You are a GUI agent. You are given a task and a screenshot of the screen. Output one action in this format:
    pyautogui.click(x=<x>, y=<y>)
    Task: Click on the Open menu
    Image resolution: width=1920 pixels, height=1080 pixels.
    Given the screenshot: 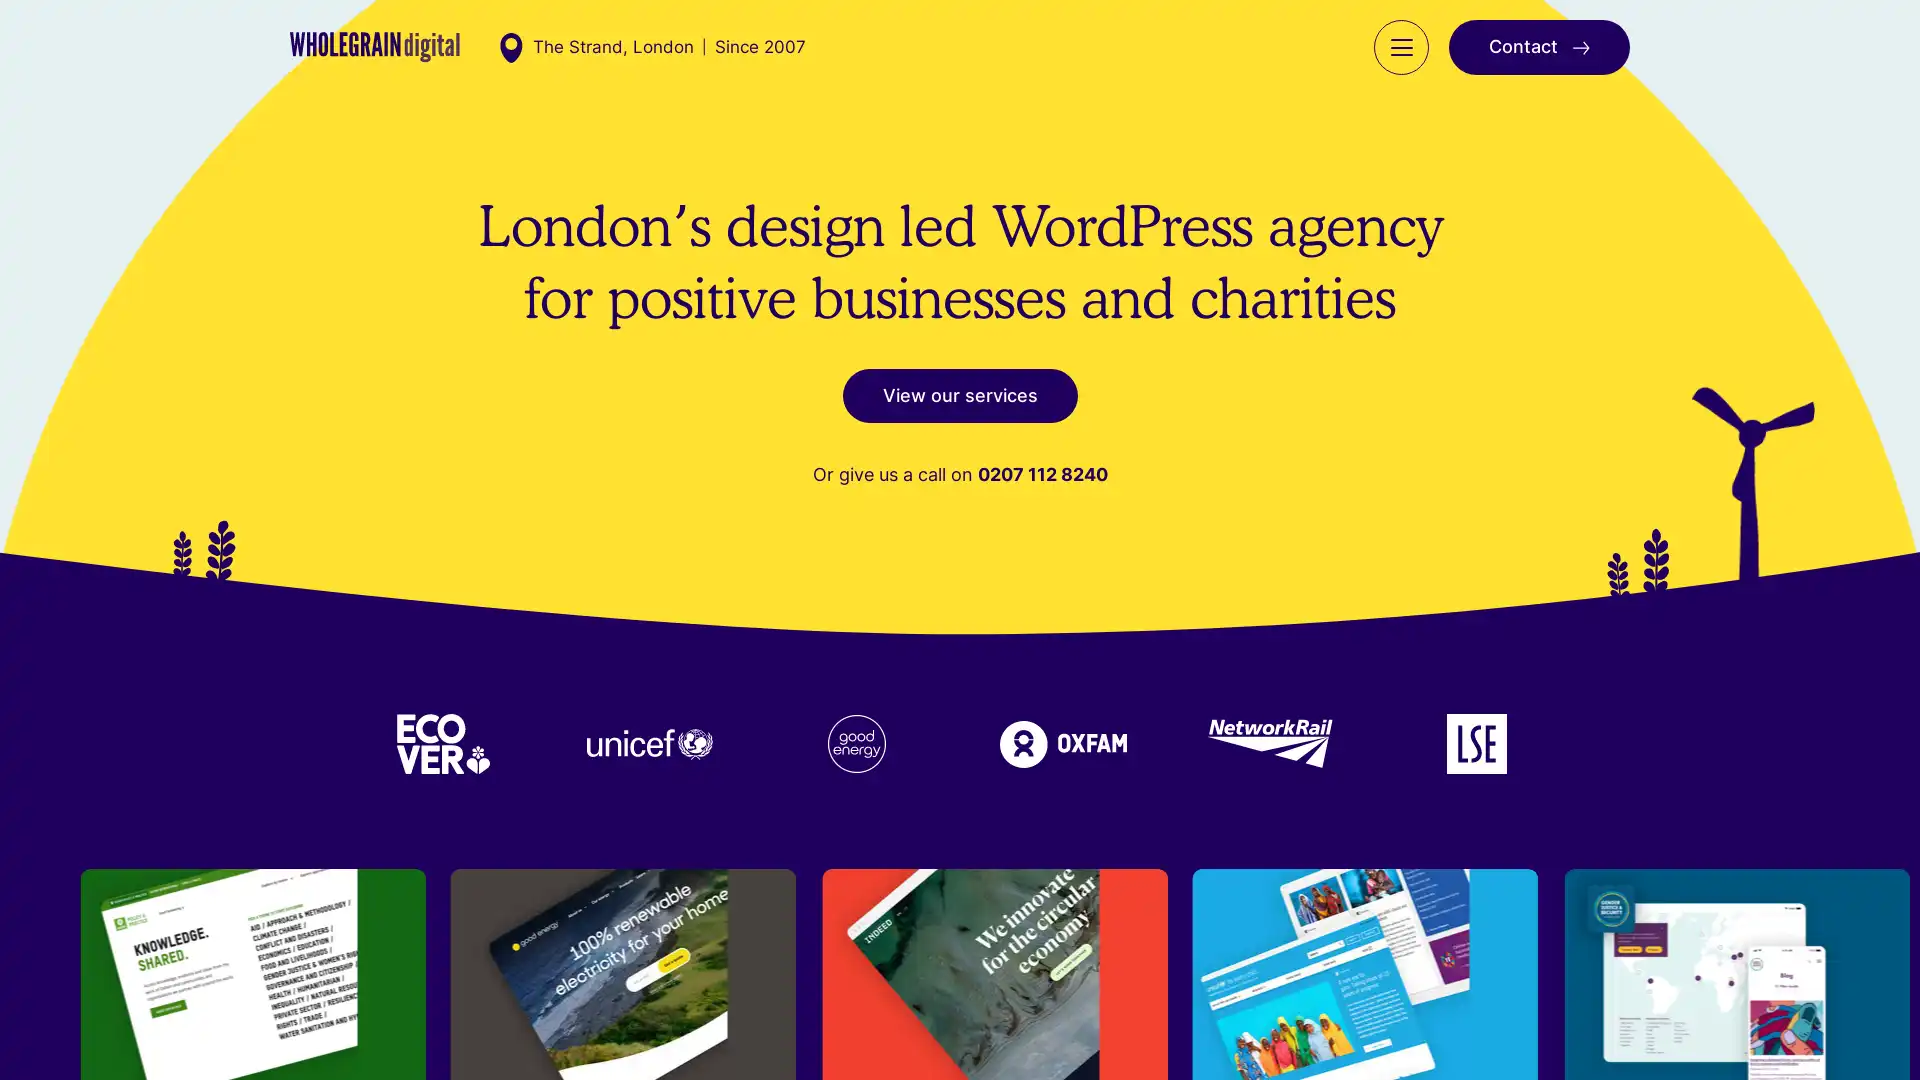 What is the action you would take?
    pyautogui.click(x=1400, y=66)
    